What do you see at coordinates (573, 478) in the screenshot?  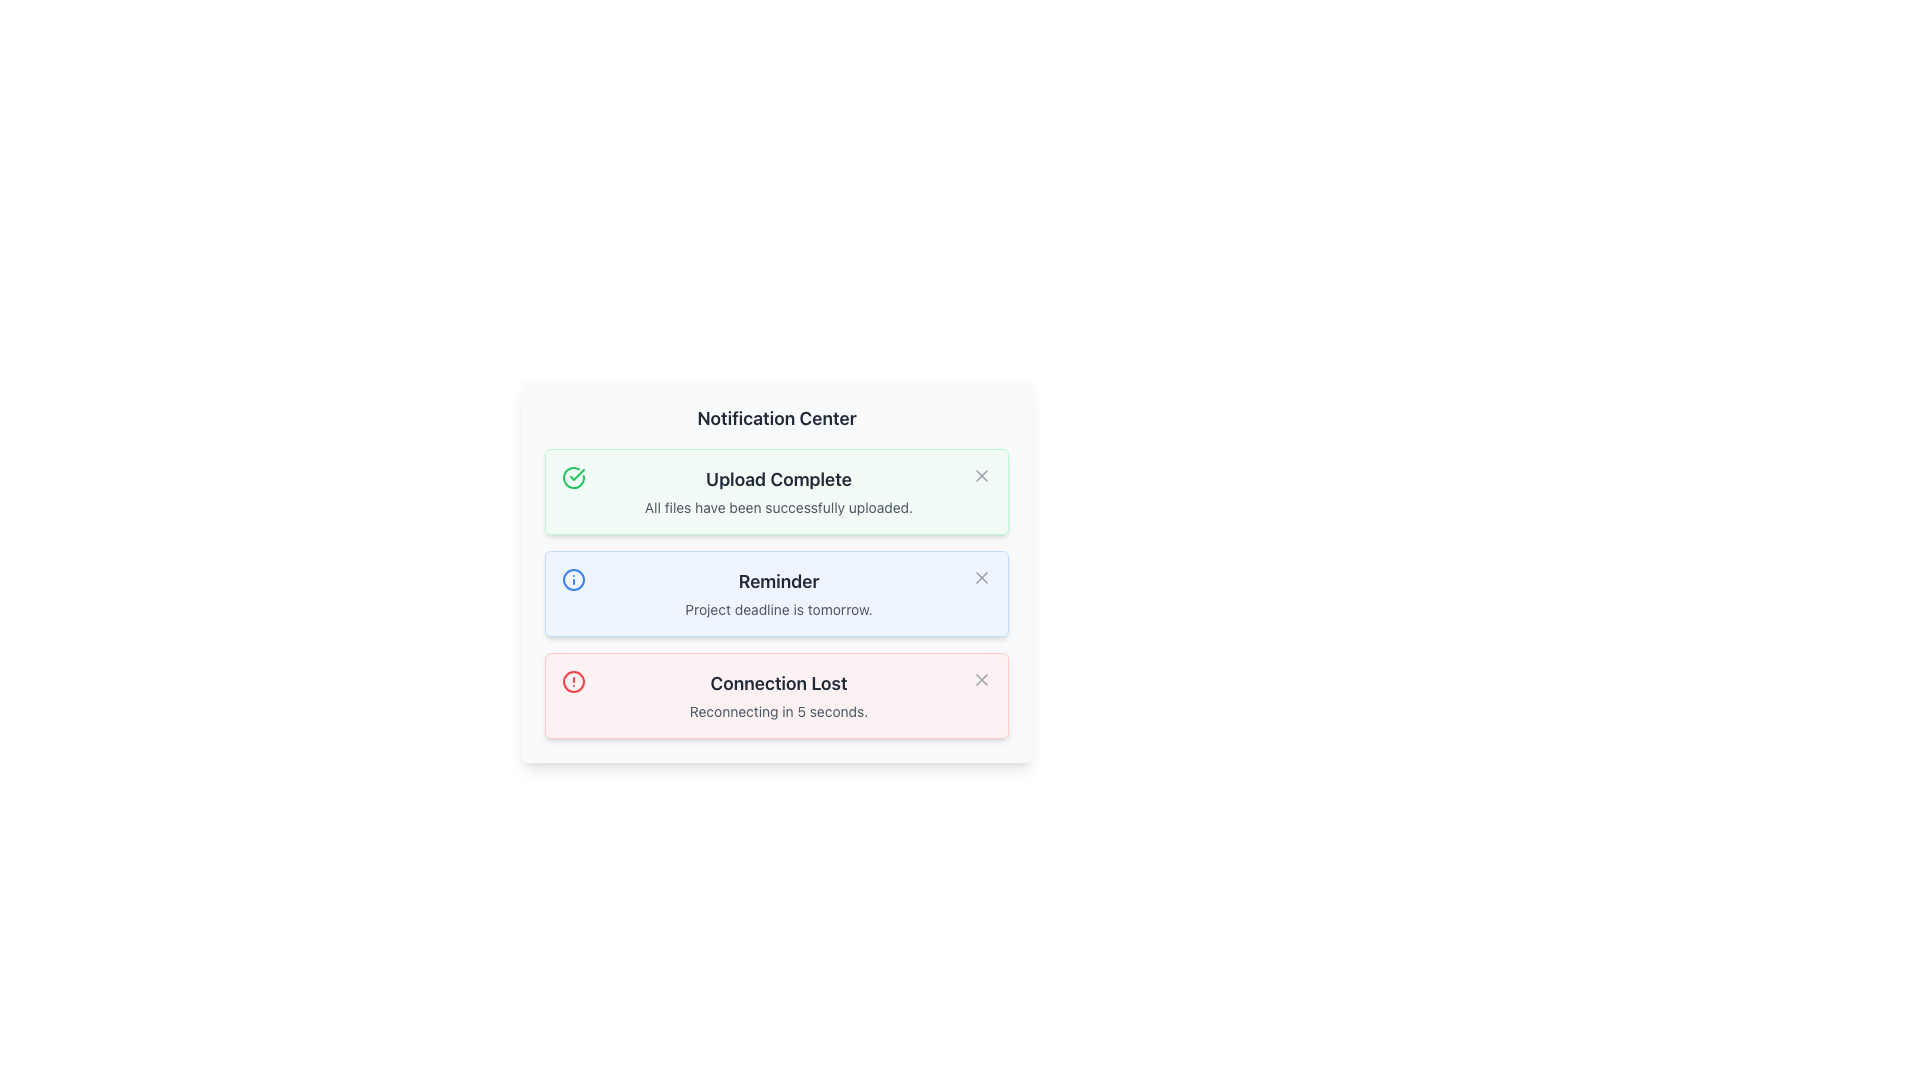 I see `the upload completion icon located in the upper-left corner of the green-highlighted panel labeled 'Upload Complete' within the notification list` at bounding box center [573, 478].